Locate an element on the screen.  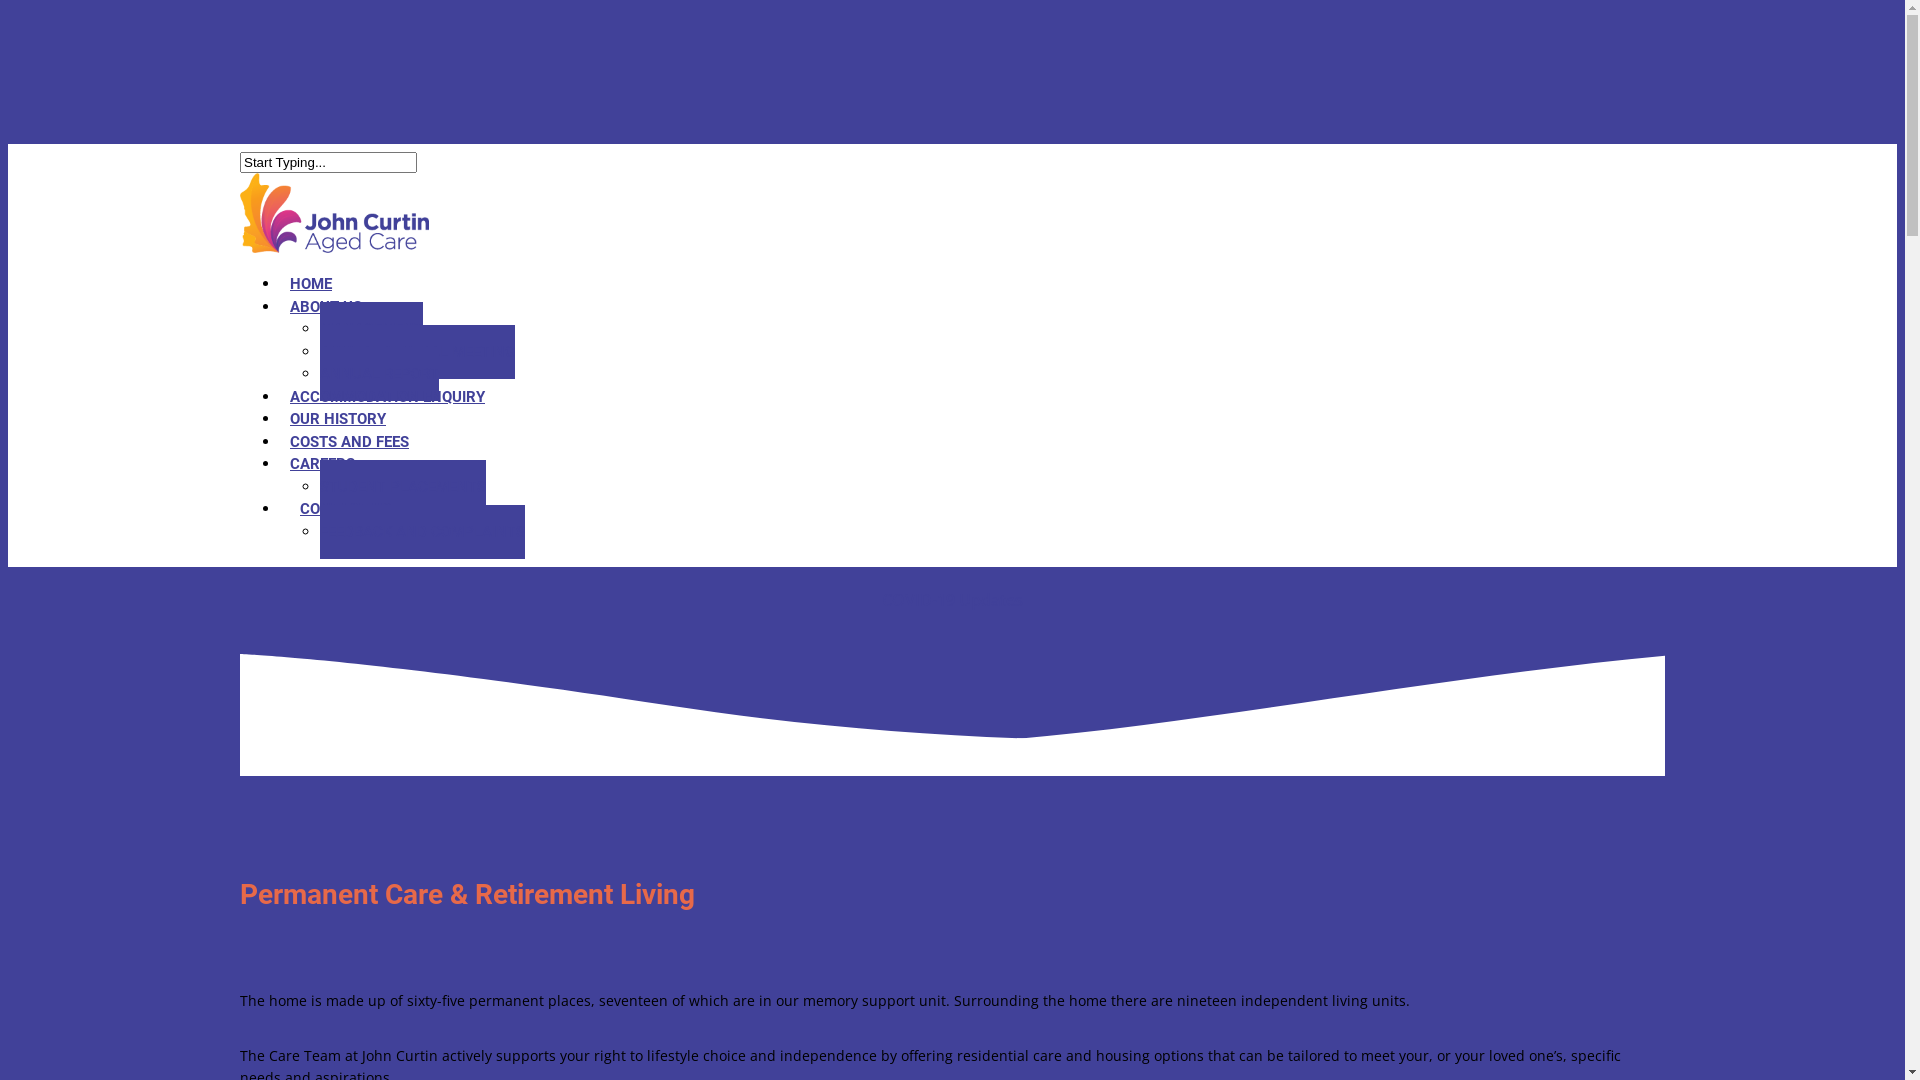
'ANNUAL GENERAL MEETING' is located at coordinates (416, 350).